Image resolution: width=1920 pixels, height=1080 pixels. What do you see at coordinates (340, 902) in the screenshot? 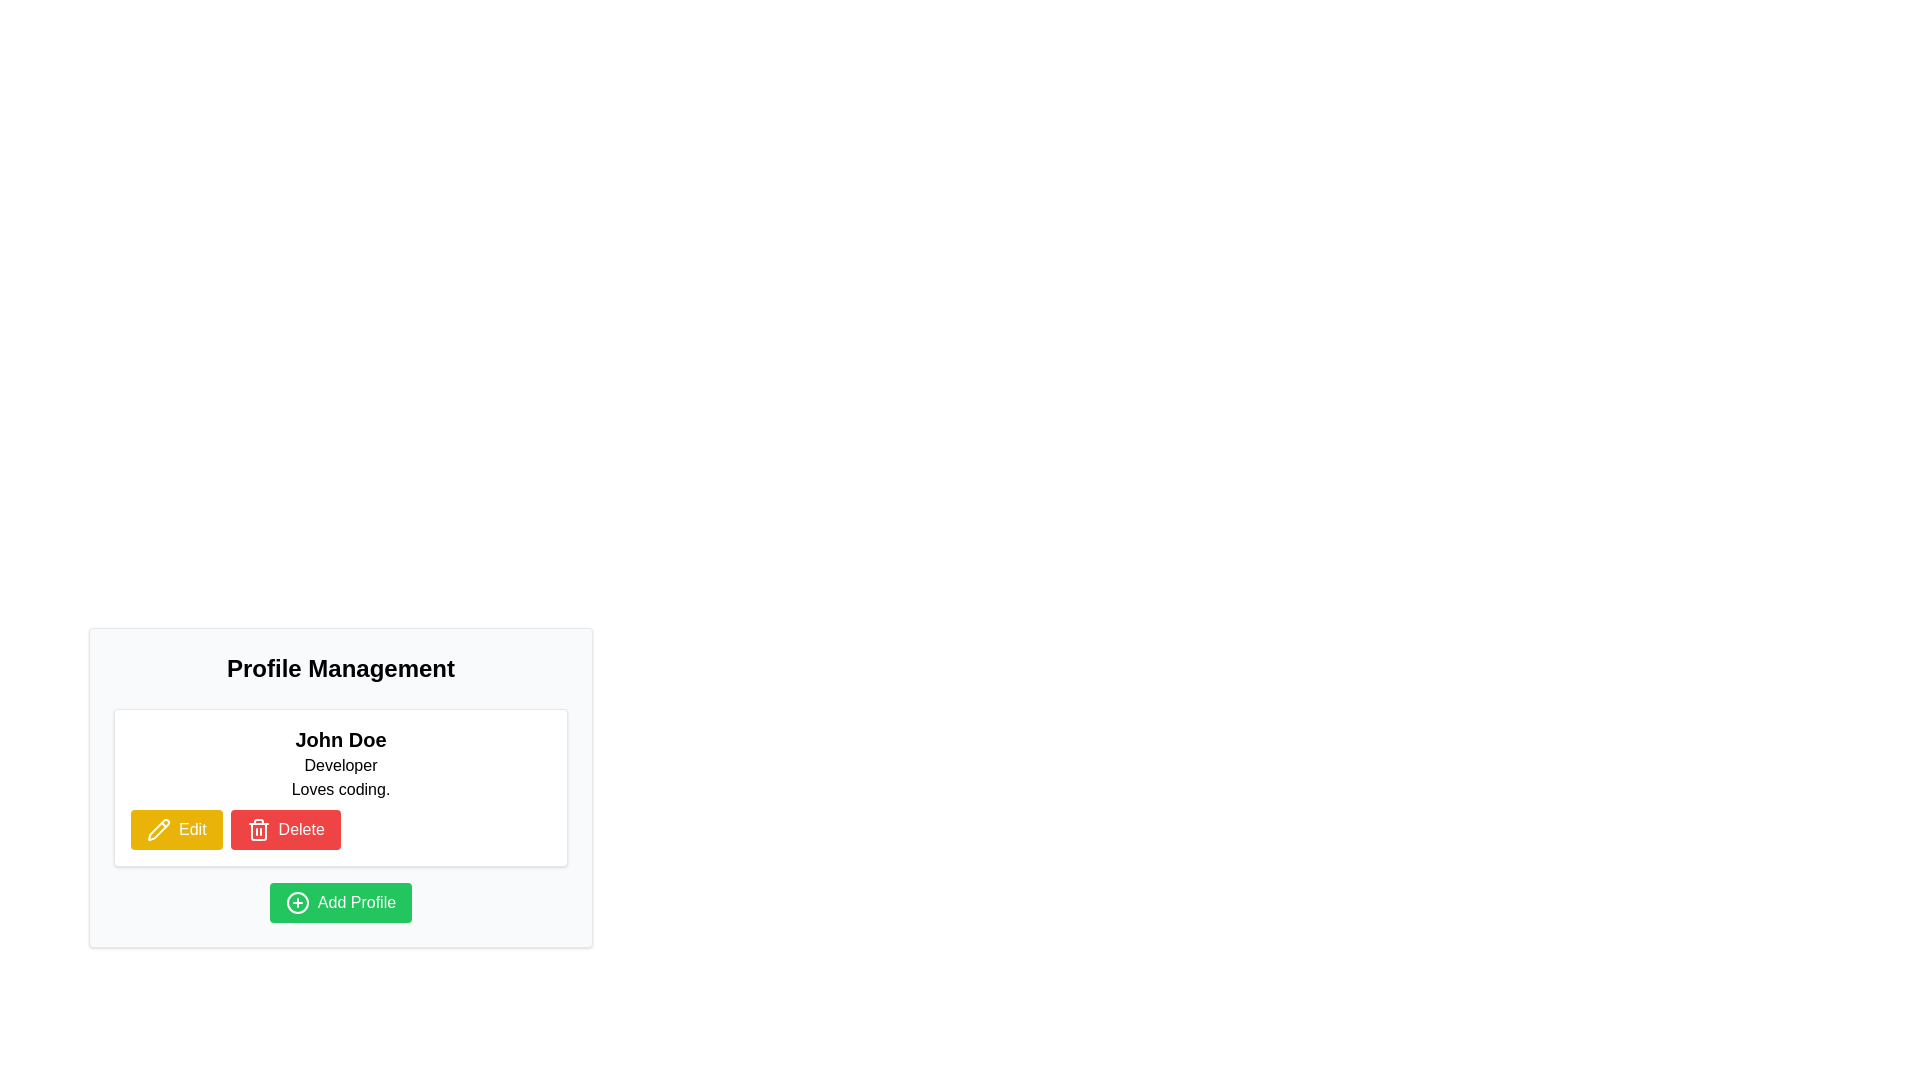
I see `the green 'Add Profile' button located at the bottom center of the 'Profile Management' section` at bounding box center [340, 902].